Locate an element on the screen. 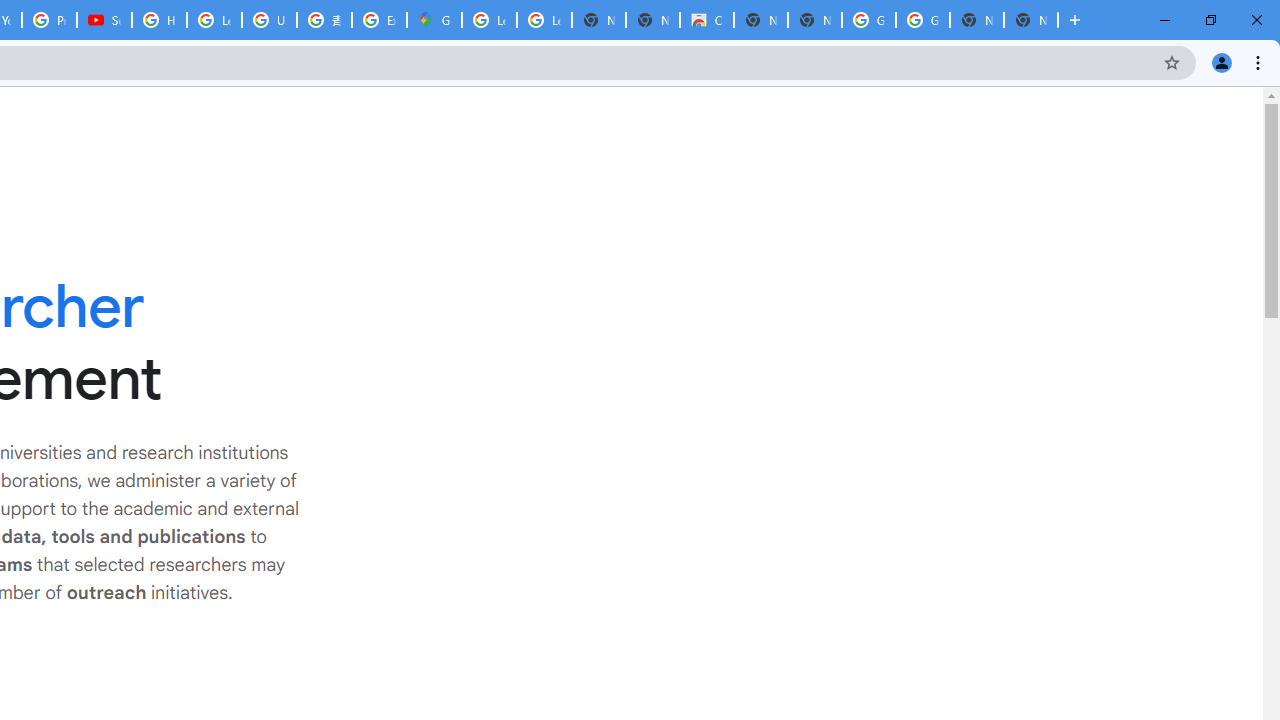 This screenshot has width=1280, height=720. 'New Tab' is located at coordinates (1031, 20).